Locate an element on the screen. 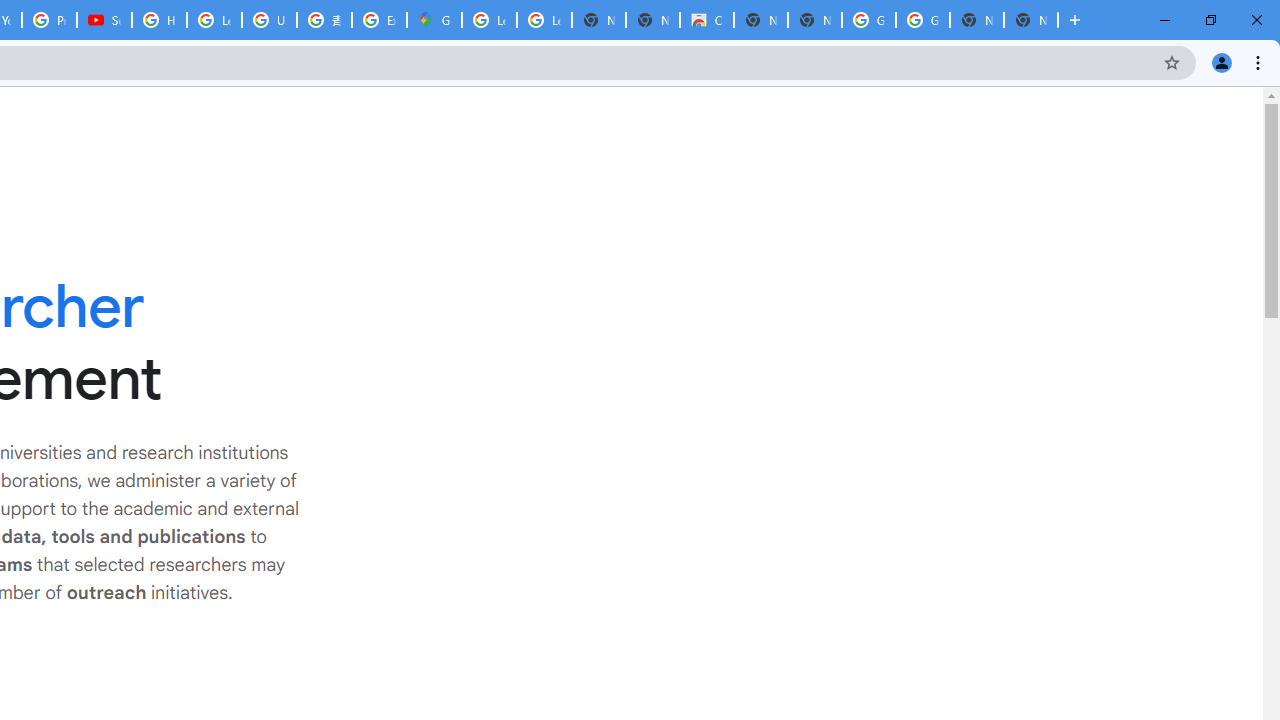 This screenshot has width=1280, height=720. 'New Tab' is located at coordinates (1031, 20).